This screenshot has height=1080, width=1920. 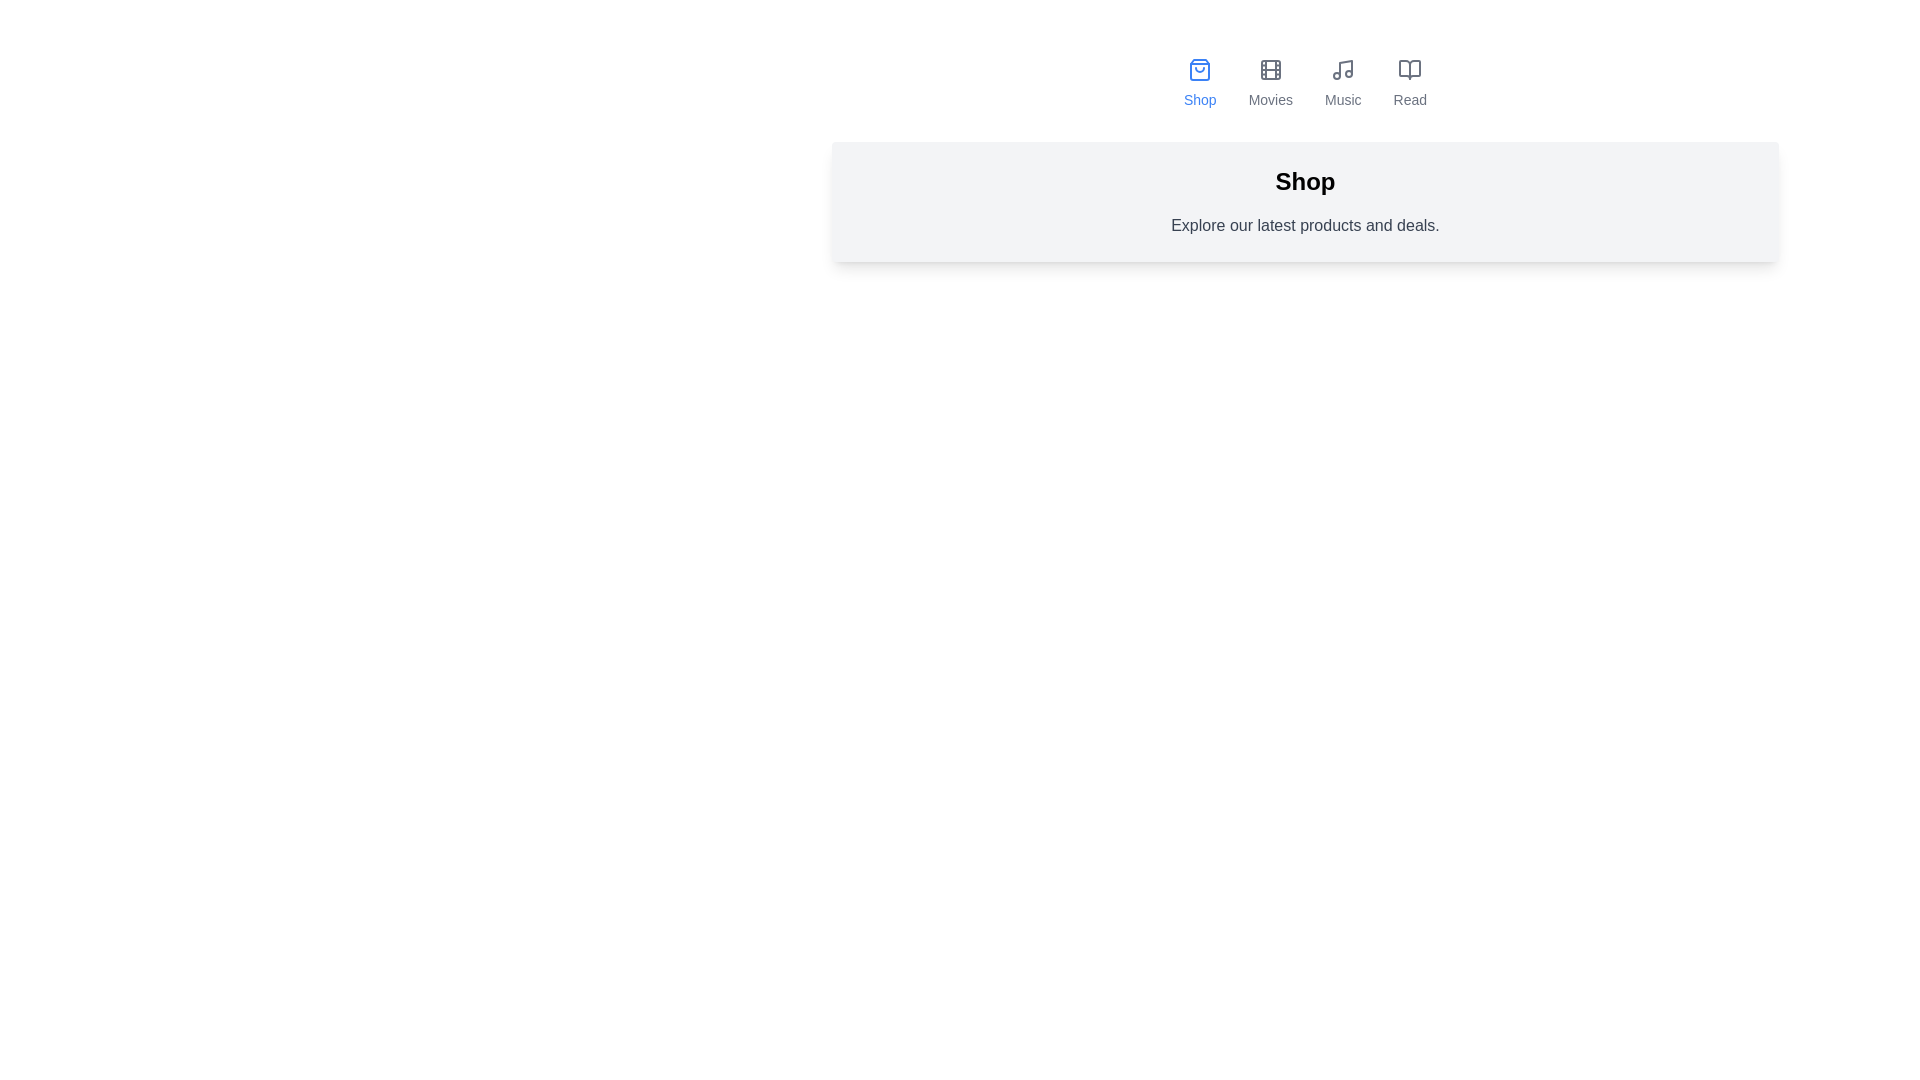 What do you see at coordinates (1269, 83) in the screenshot?
I see `the tab labeled Movies` at bounding box center [1269, 83].